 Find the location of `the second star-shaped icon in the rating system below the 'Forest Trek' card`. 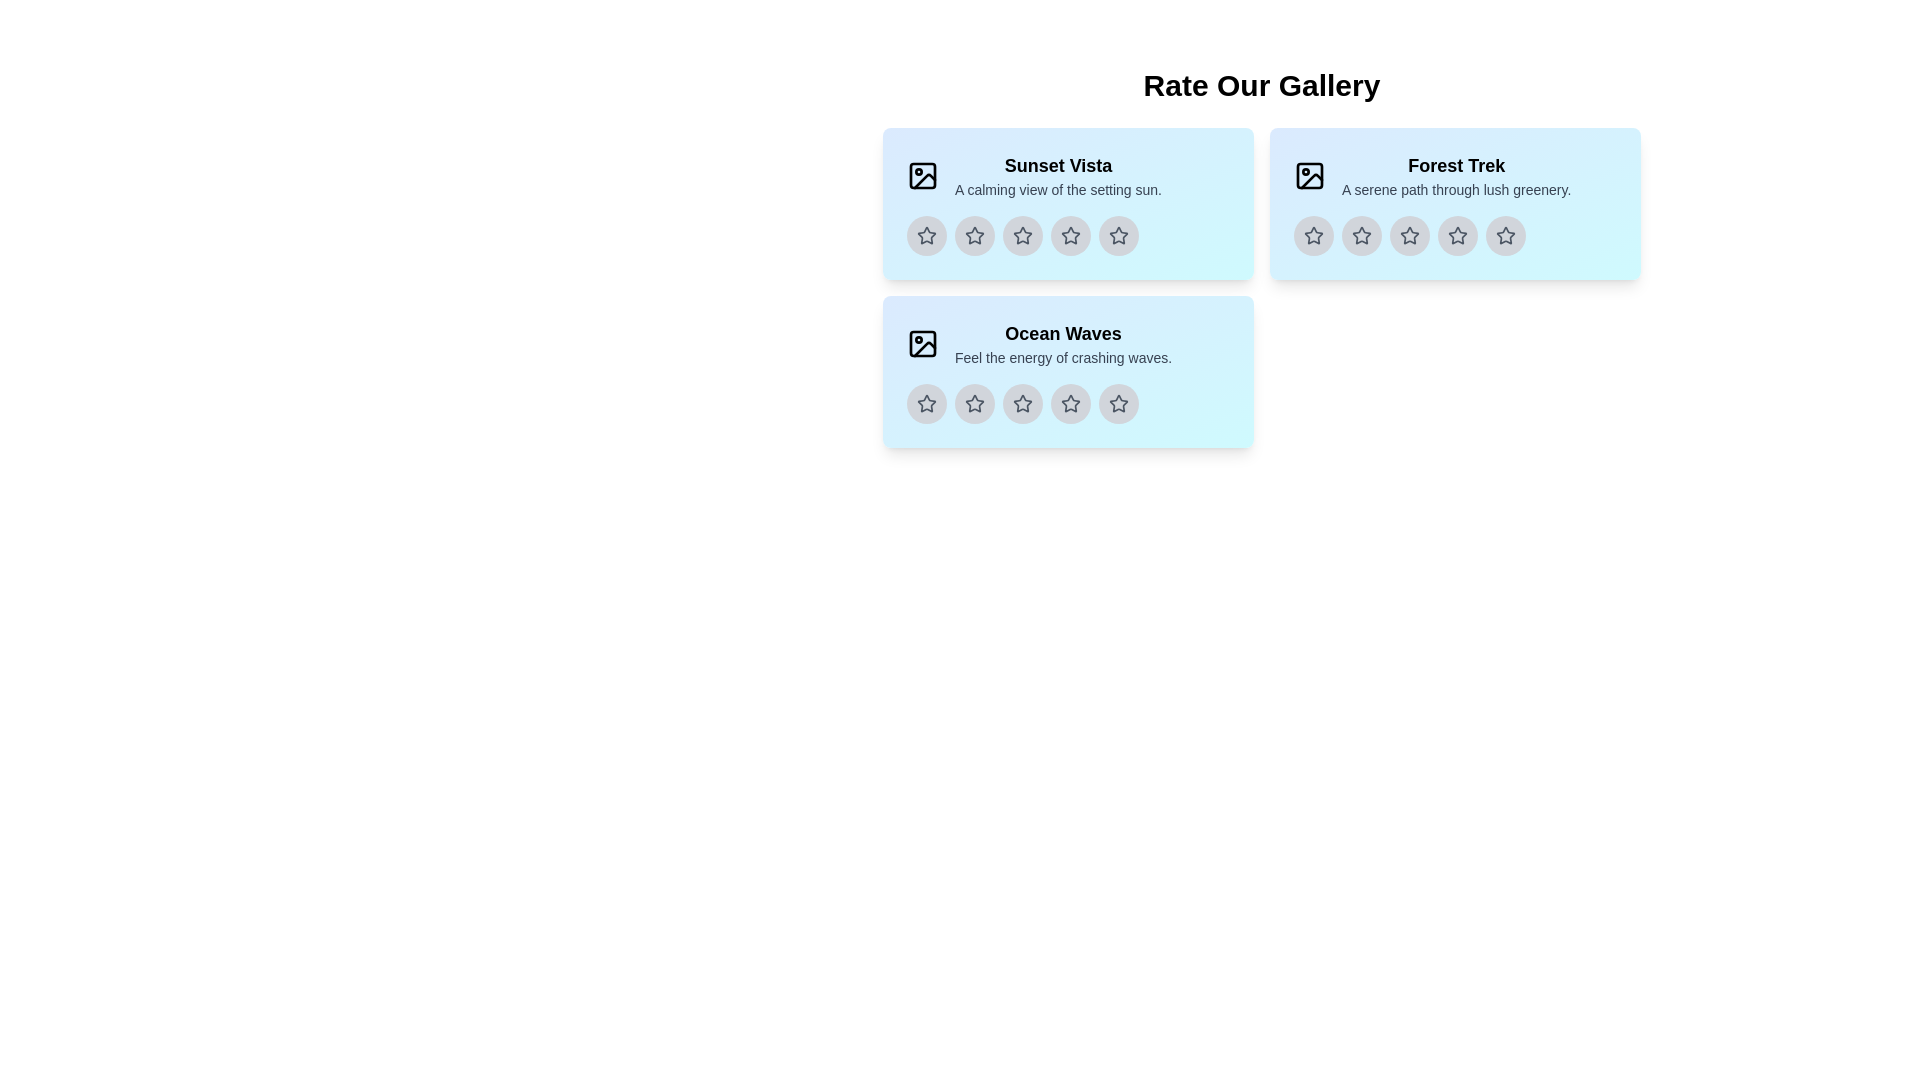

the second star-shaped icon in the rating system below the 'Forest Trek' card is located at coordinates (1361, 234).